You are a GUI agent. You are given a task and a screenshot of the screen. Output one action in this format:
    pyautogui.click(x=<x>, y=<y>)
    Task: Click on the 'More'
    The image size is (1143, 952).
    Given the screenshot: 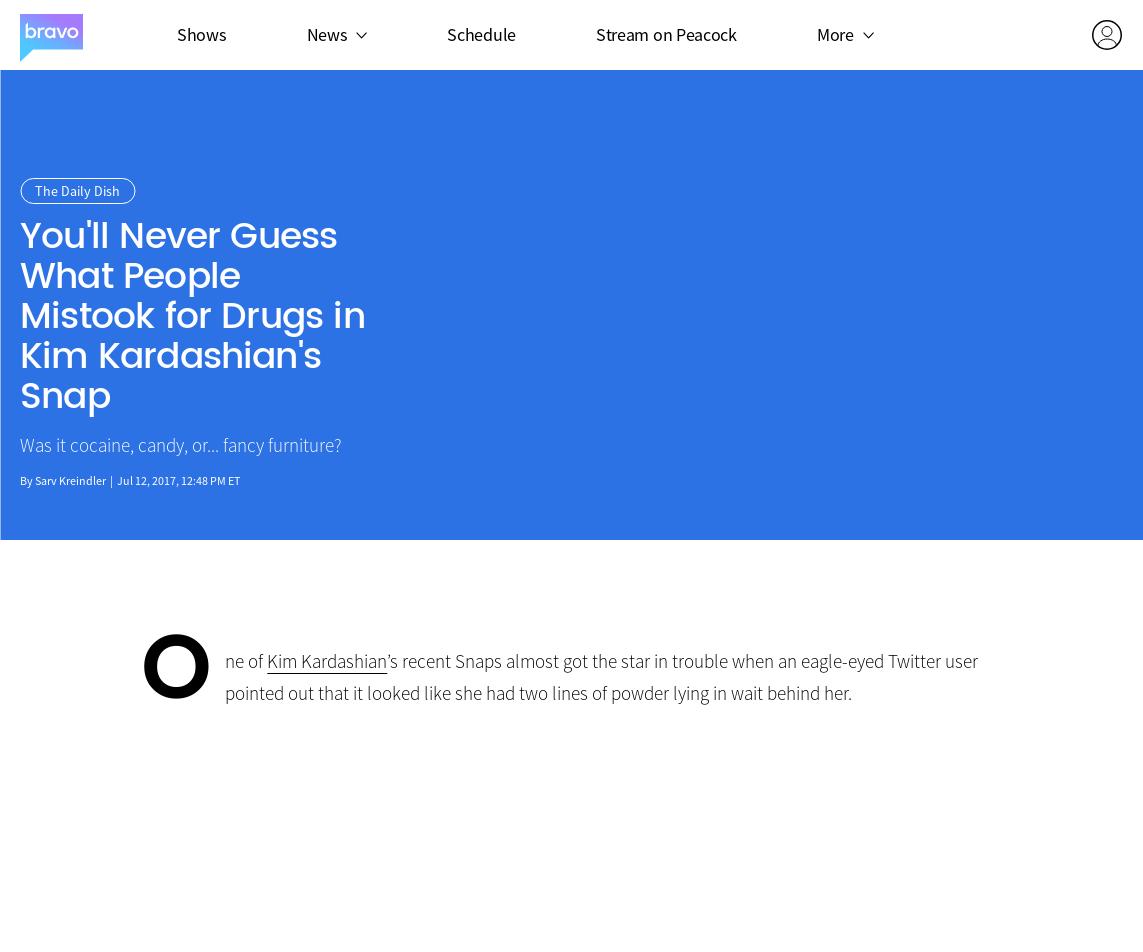 What is the action you would take?
    pyautogui.click(x=833, y=33)
    